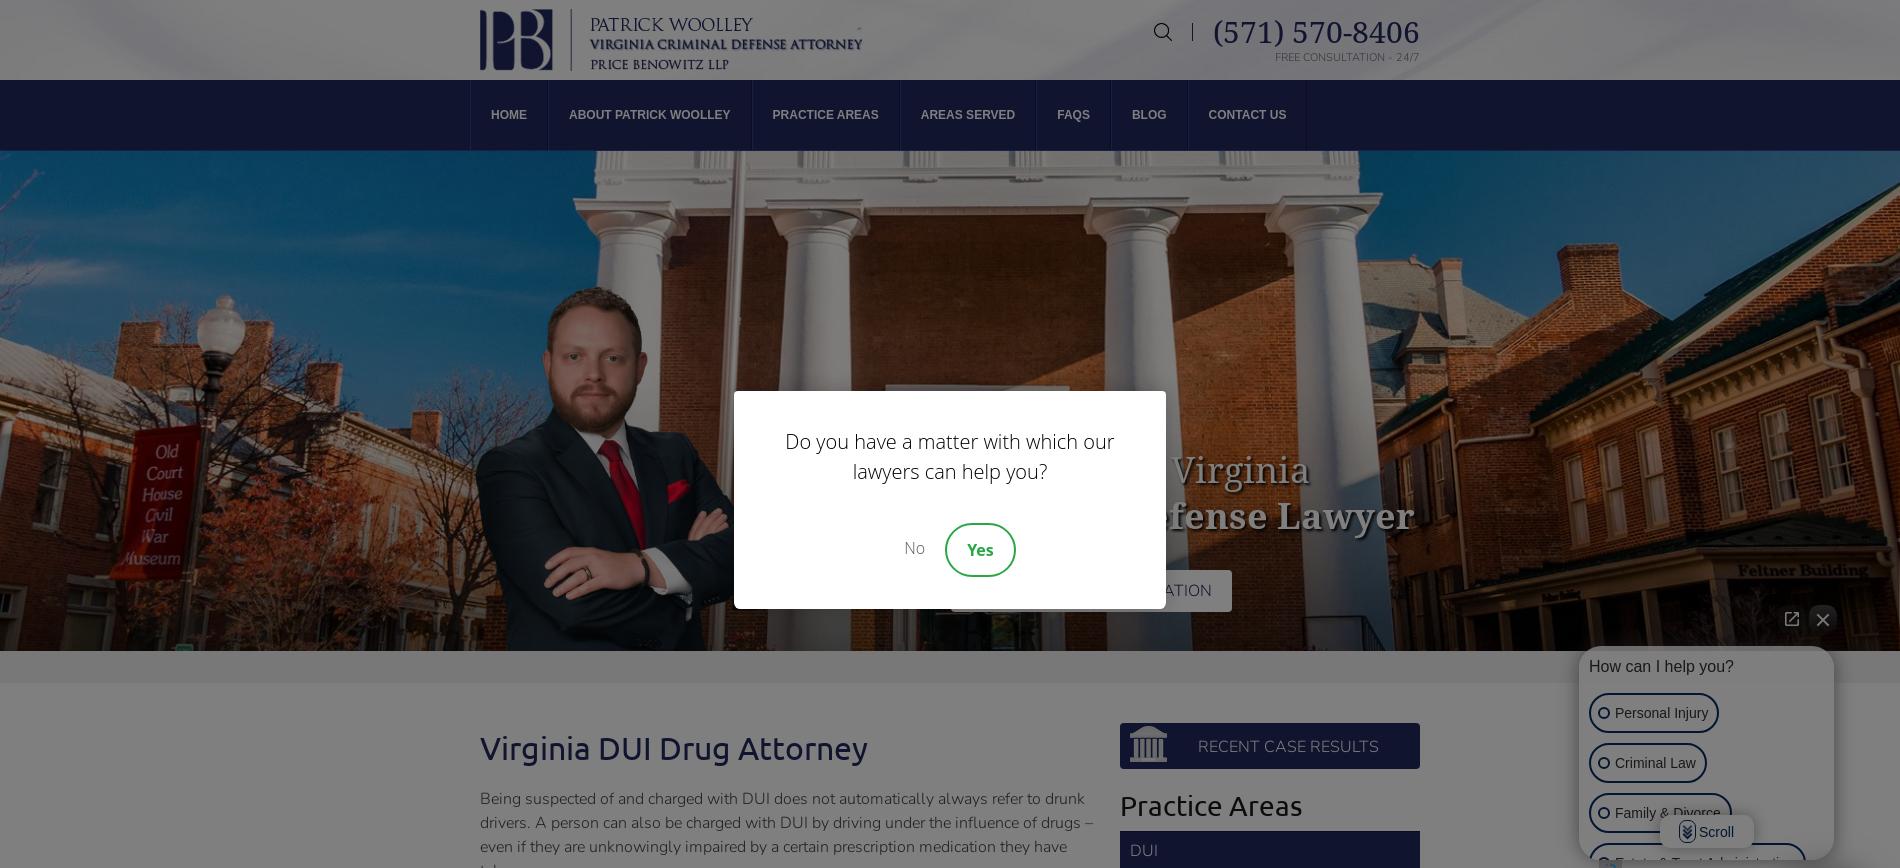  What do you see at coordinates (1143, 850) in the screenshot?
I see `'DUI'` at bounding box center [1143, 850].